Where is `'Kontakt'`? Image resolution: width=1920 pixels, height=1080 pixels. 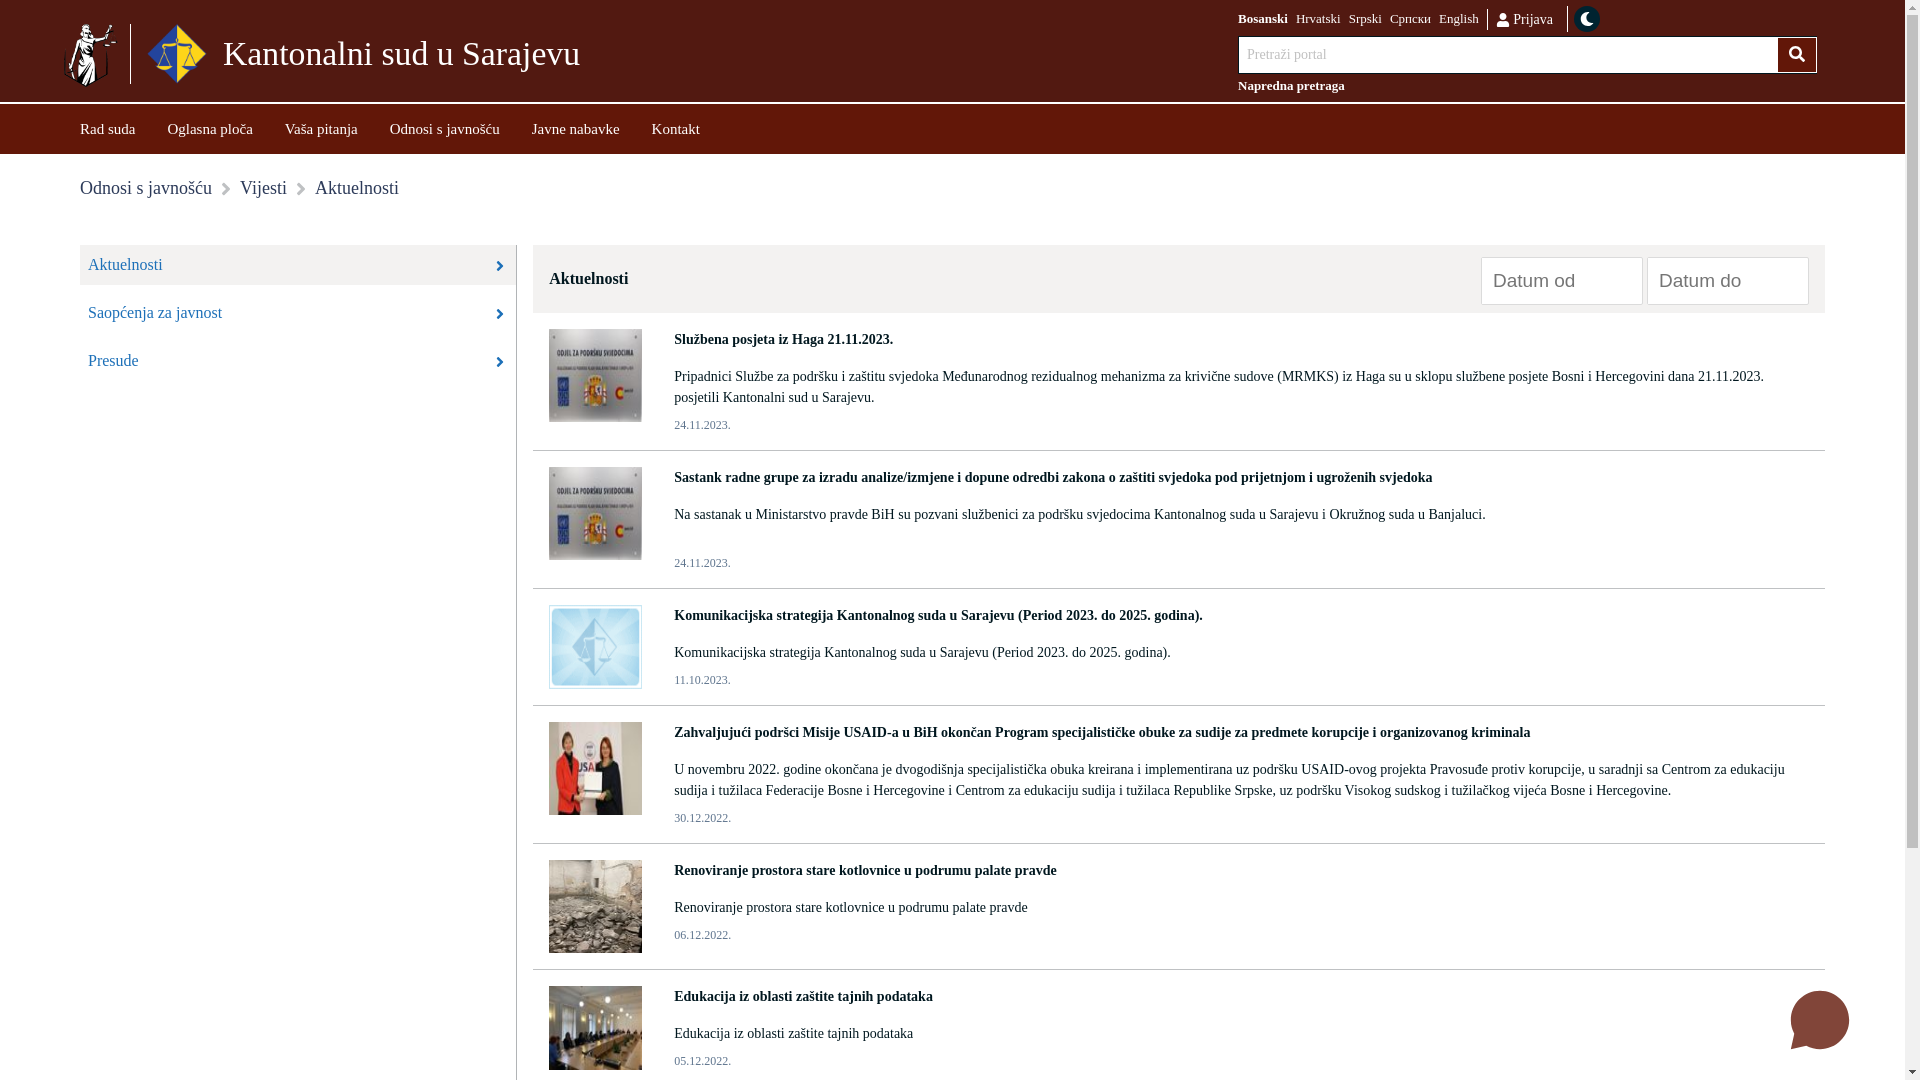 'Kontakt' is located at coordinates (676, 128).